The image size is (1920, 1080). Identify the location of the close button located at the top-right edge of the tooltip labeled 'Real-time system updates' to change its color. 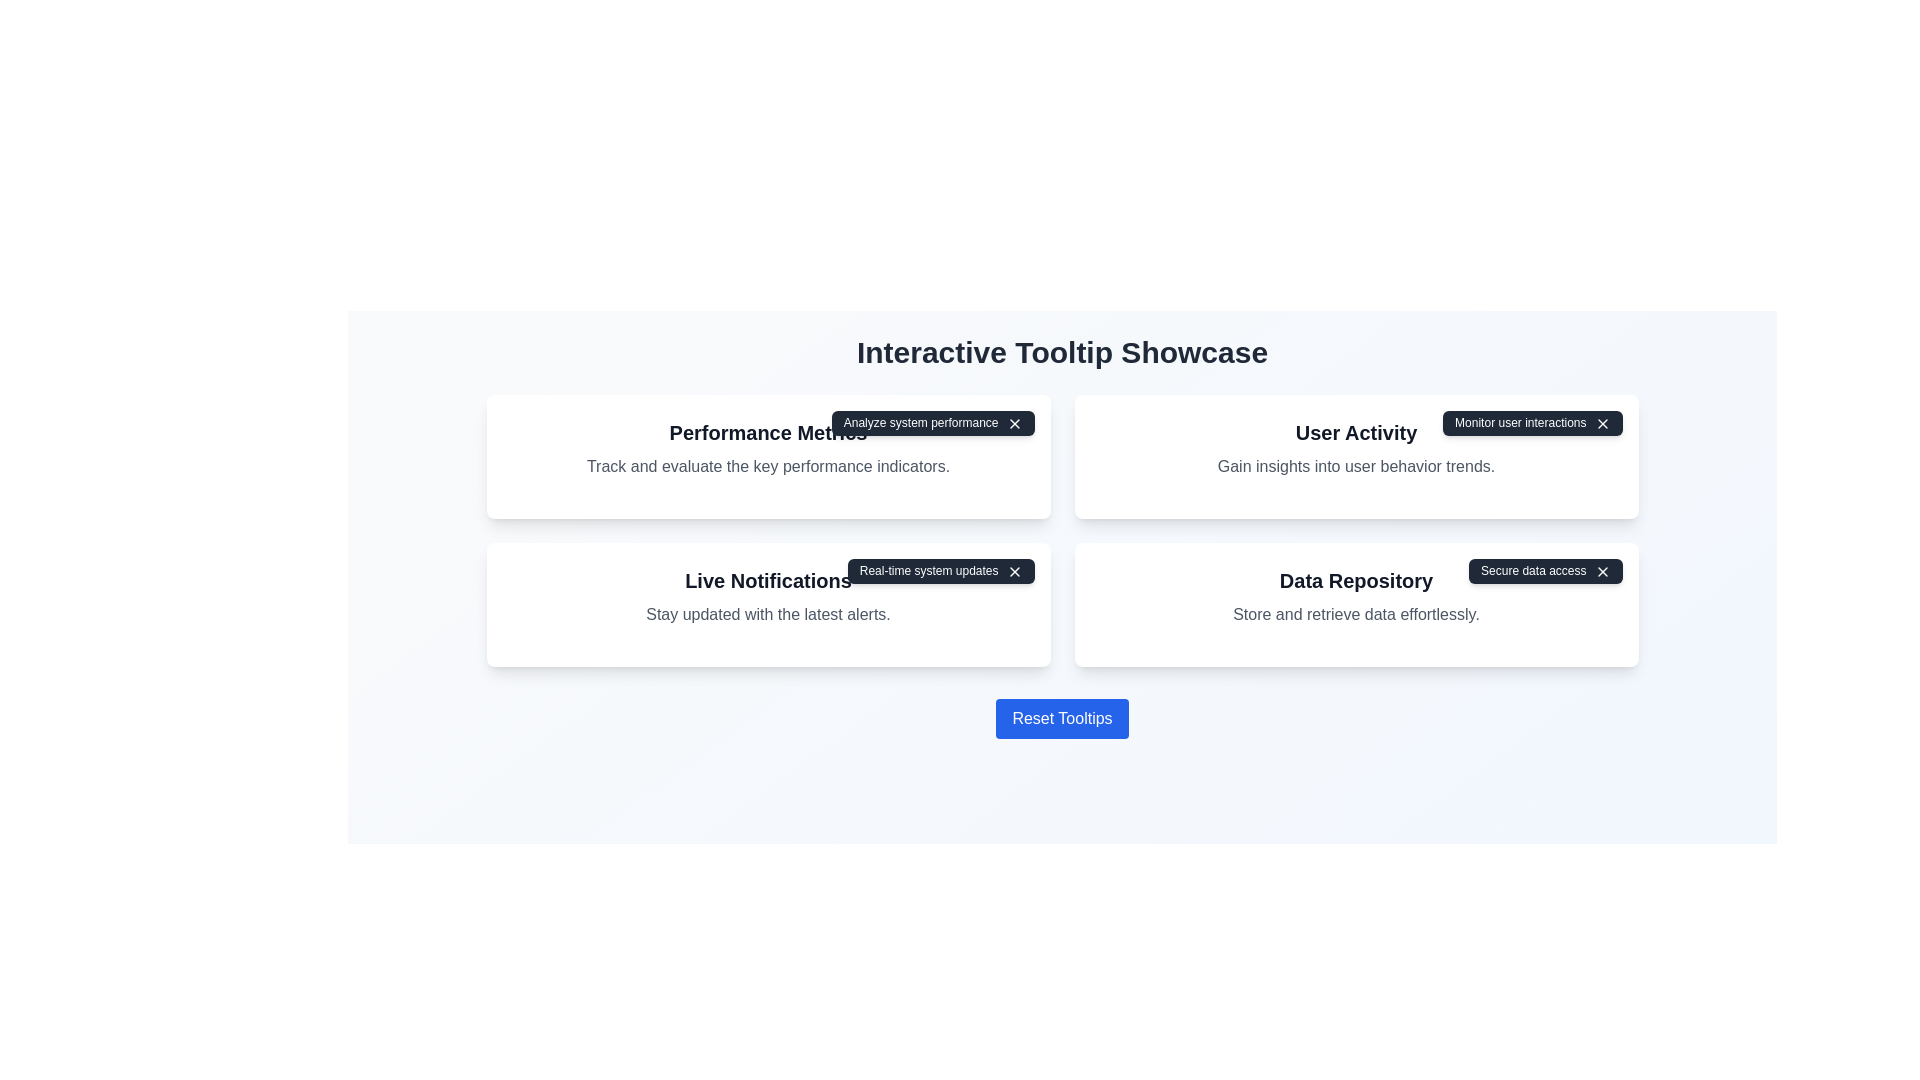
(1014, 571).